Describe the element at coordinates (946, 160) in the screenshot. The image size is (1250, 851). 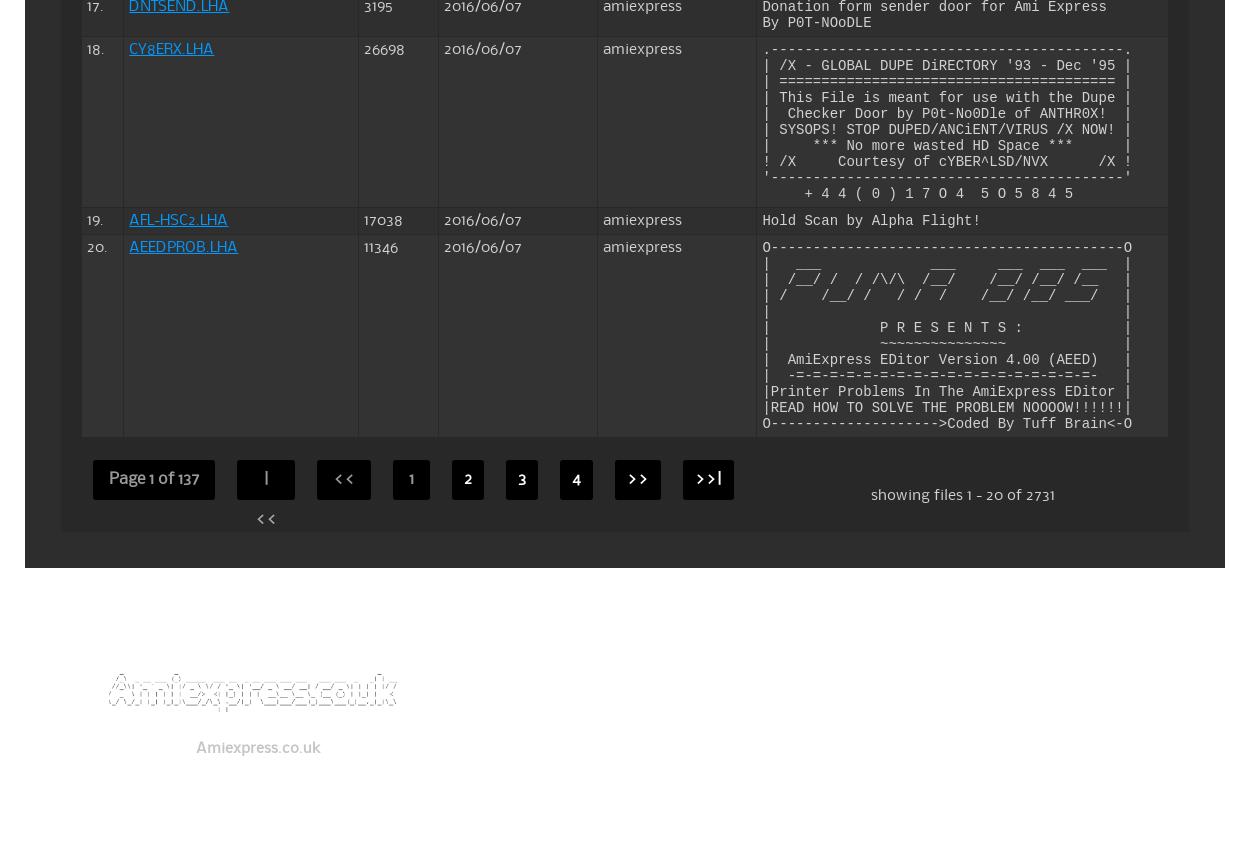
I see `'! /X     Courtesy of cYBER^LSD/NVX      /X !'` at that location.